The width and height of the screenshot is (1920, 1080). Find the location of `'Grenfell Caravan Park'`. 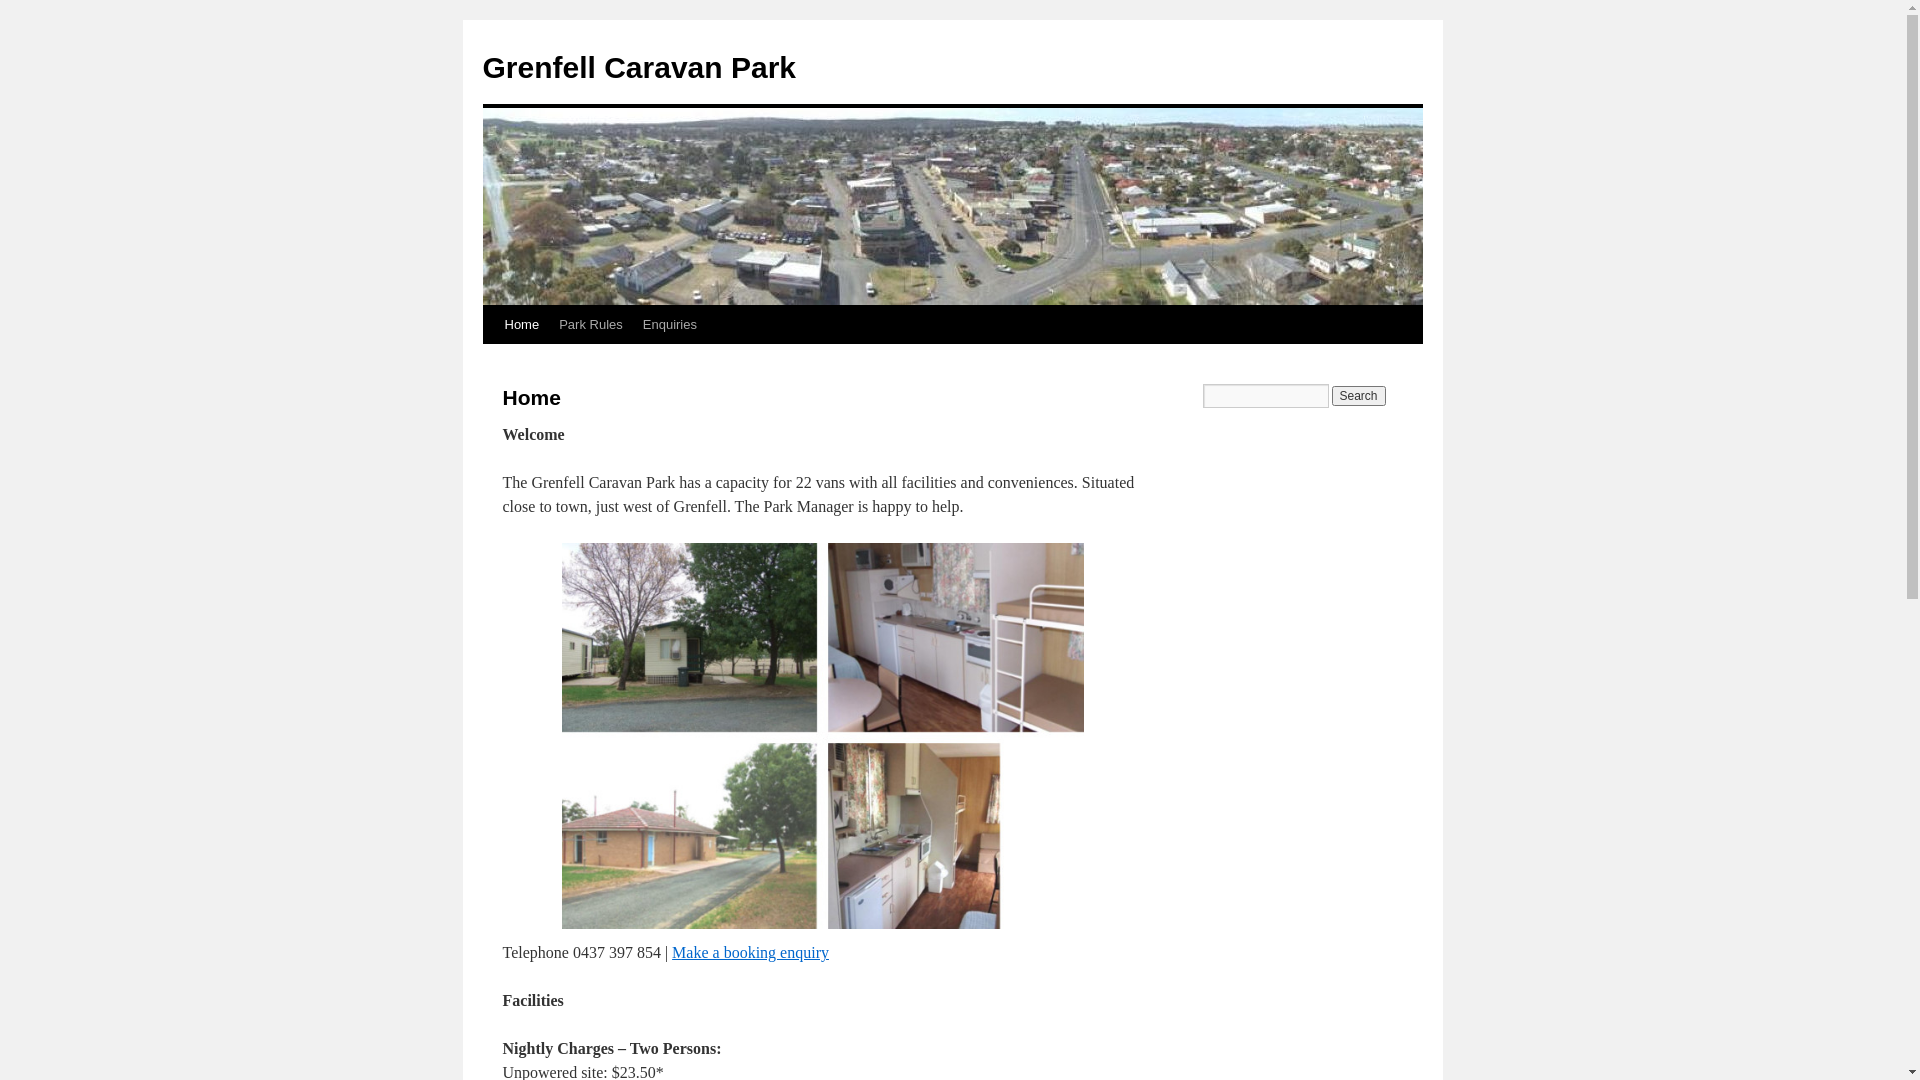

'Grenfell Caravan Park' is located at coordinates (637, 66).